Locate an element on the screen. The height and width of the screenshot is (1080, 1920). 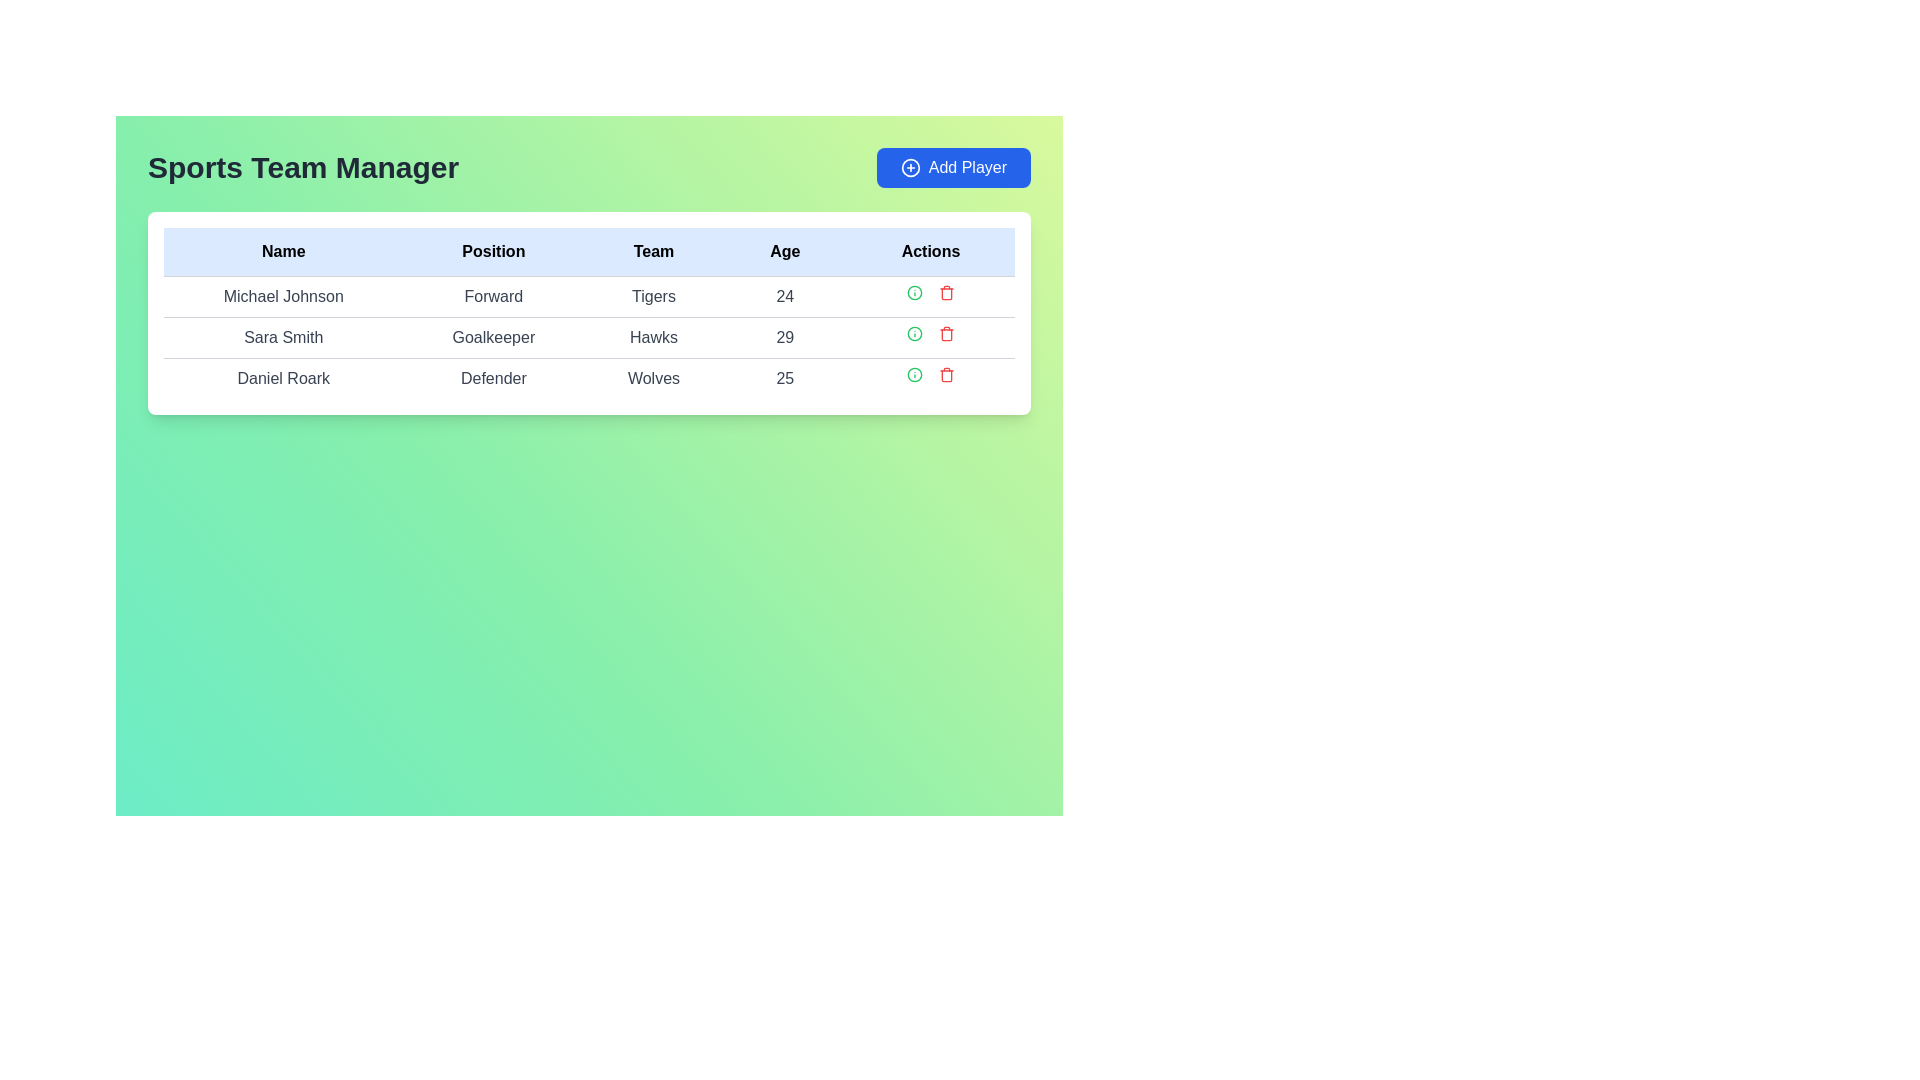
the Trash Can icon located in the last row under the 'Actions' column of the team management table is located at coordinates (945, 376).